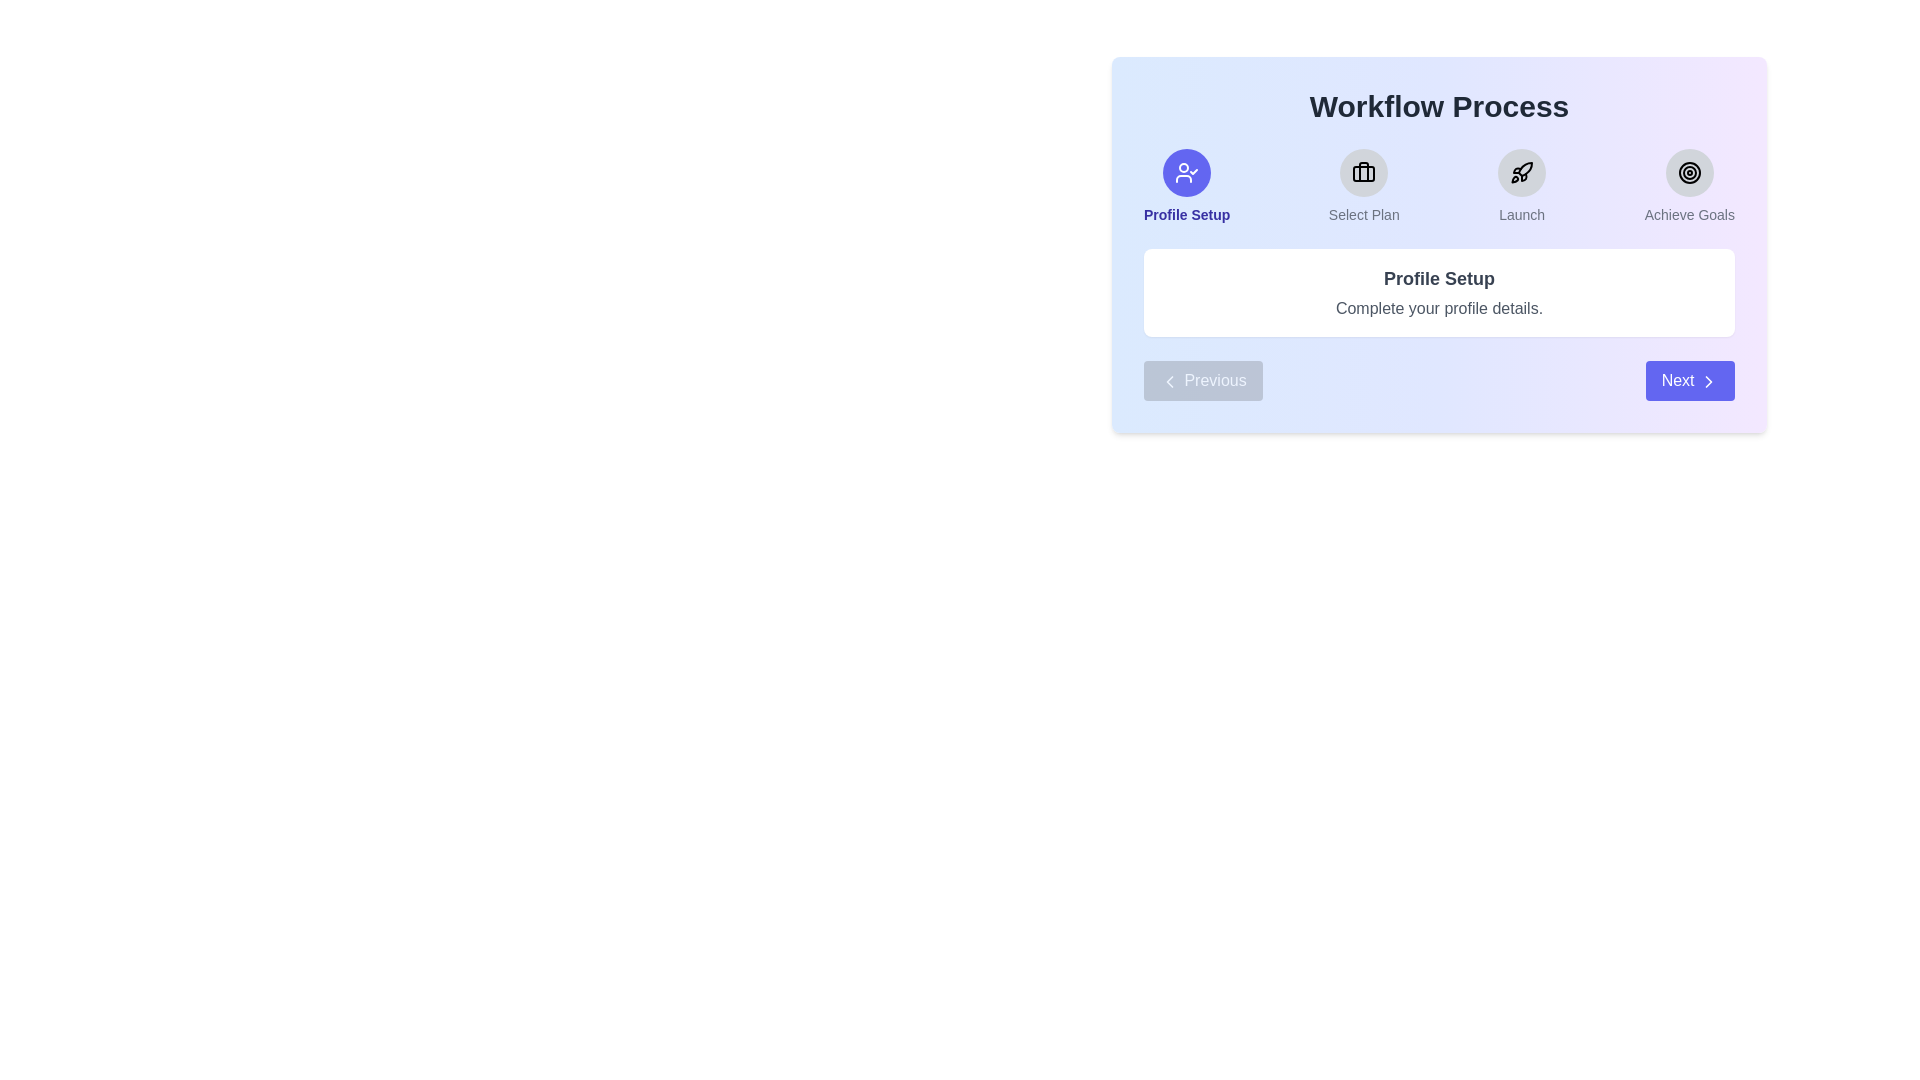 The width and height of the screenshot is (1920, 1080). What do you see at coordinates (1521, 172) in the screenshot?
I see `the Launch step icon to view its details` at bounding box center [1521, 172].